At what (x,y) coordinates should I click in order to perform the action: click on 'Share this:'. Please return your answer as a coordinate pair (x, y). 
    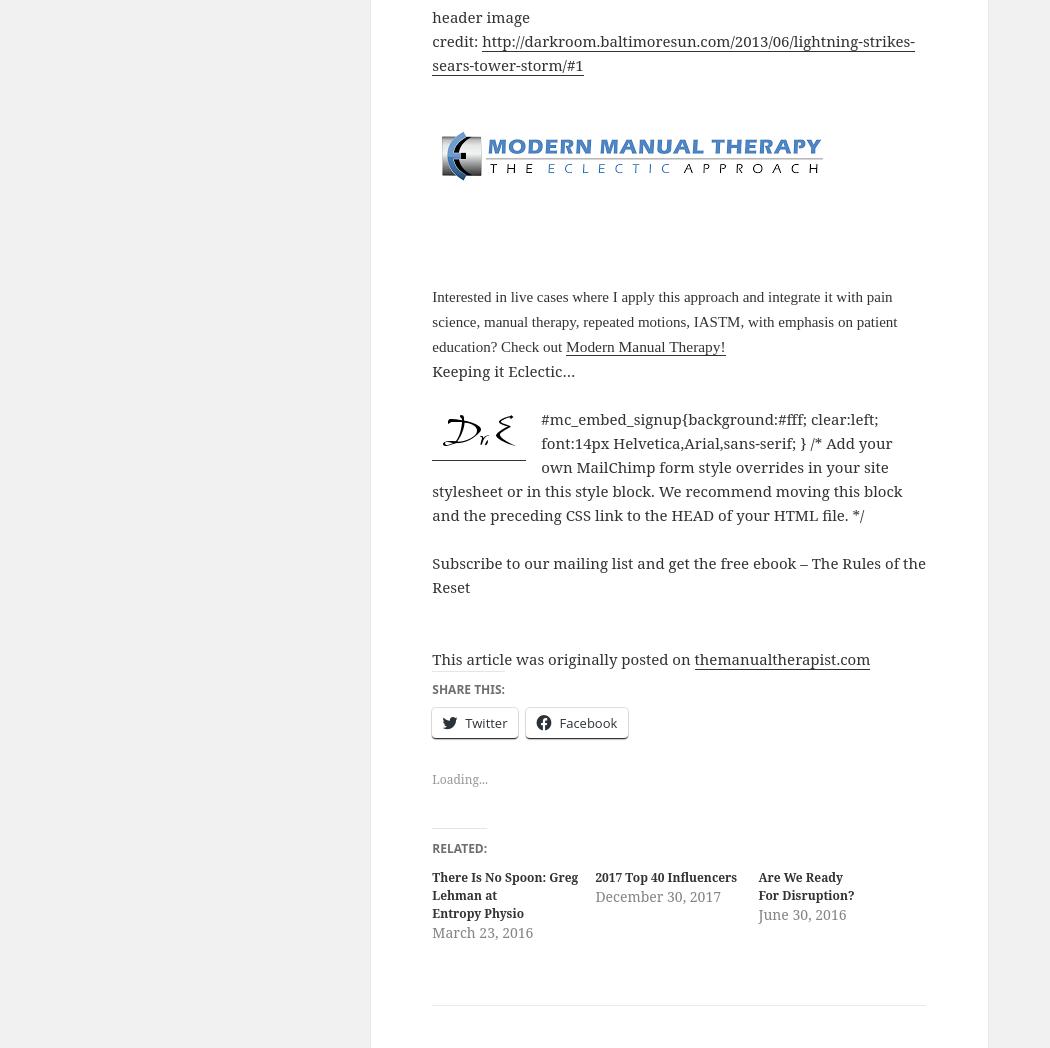
    Looking at the image, I should click on (468, 688).